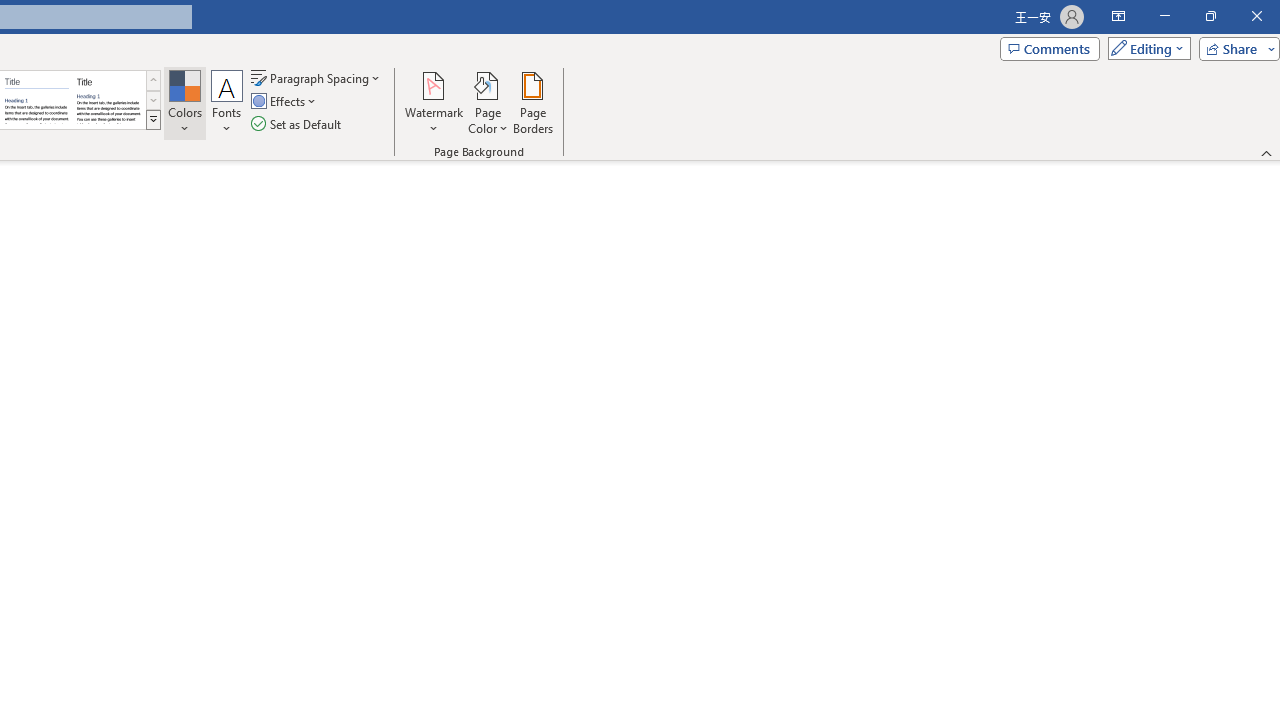 Image resolution: width=1280 pixels, height=720 pixels. What do you see at coordinates (107, 100) in the screenshot?
I see `'Word 2013'` at bounding box center [107, 100].